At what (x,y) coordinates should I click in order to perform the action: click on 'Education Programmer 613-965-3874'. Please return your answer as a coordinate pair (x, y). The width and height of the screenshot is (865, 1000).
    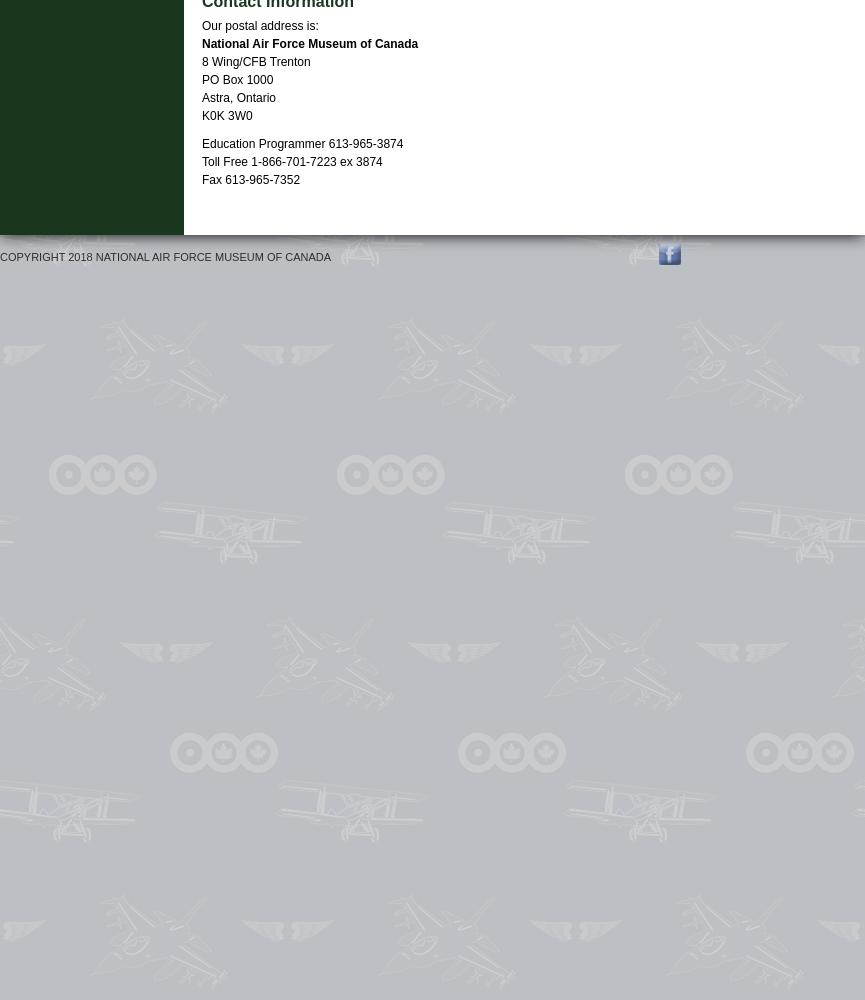
    Looking at the image, I should click on (200, 144).